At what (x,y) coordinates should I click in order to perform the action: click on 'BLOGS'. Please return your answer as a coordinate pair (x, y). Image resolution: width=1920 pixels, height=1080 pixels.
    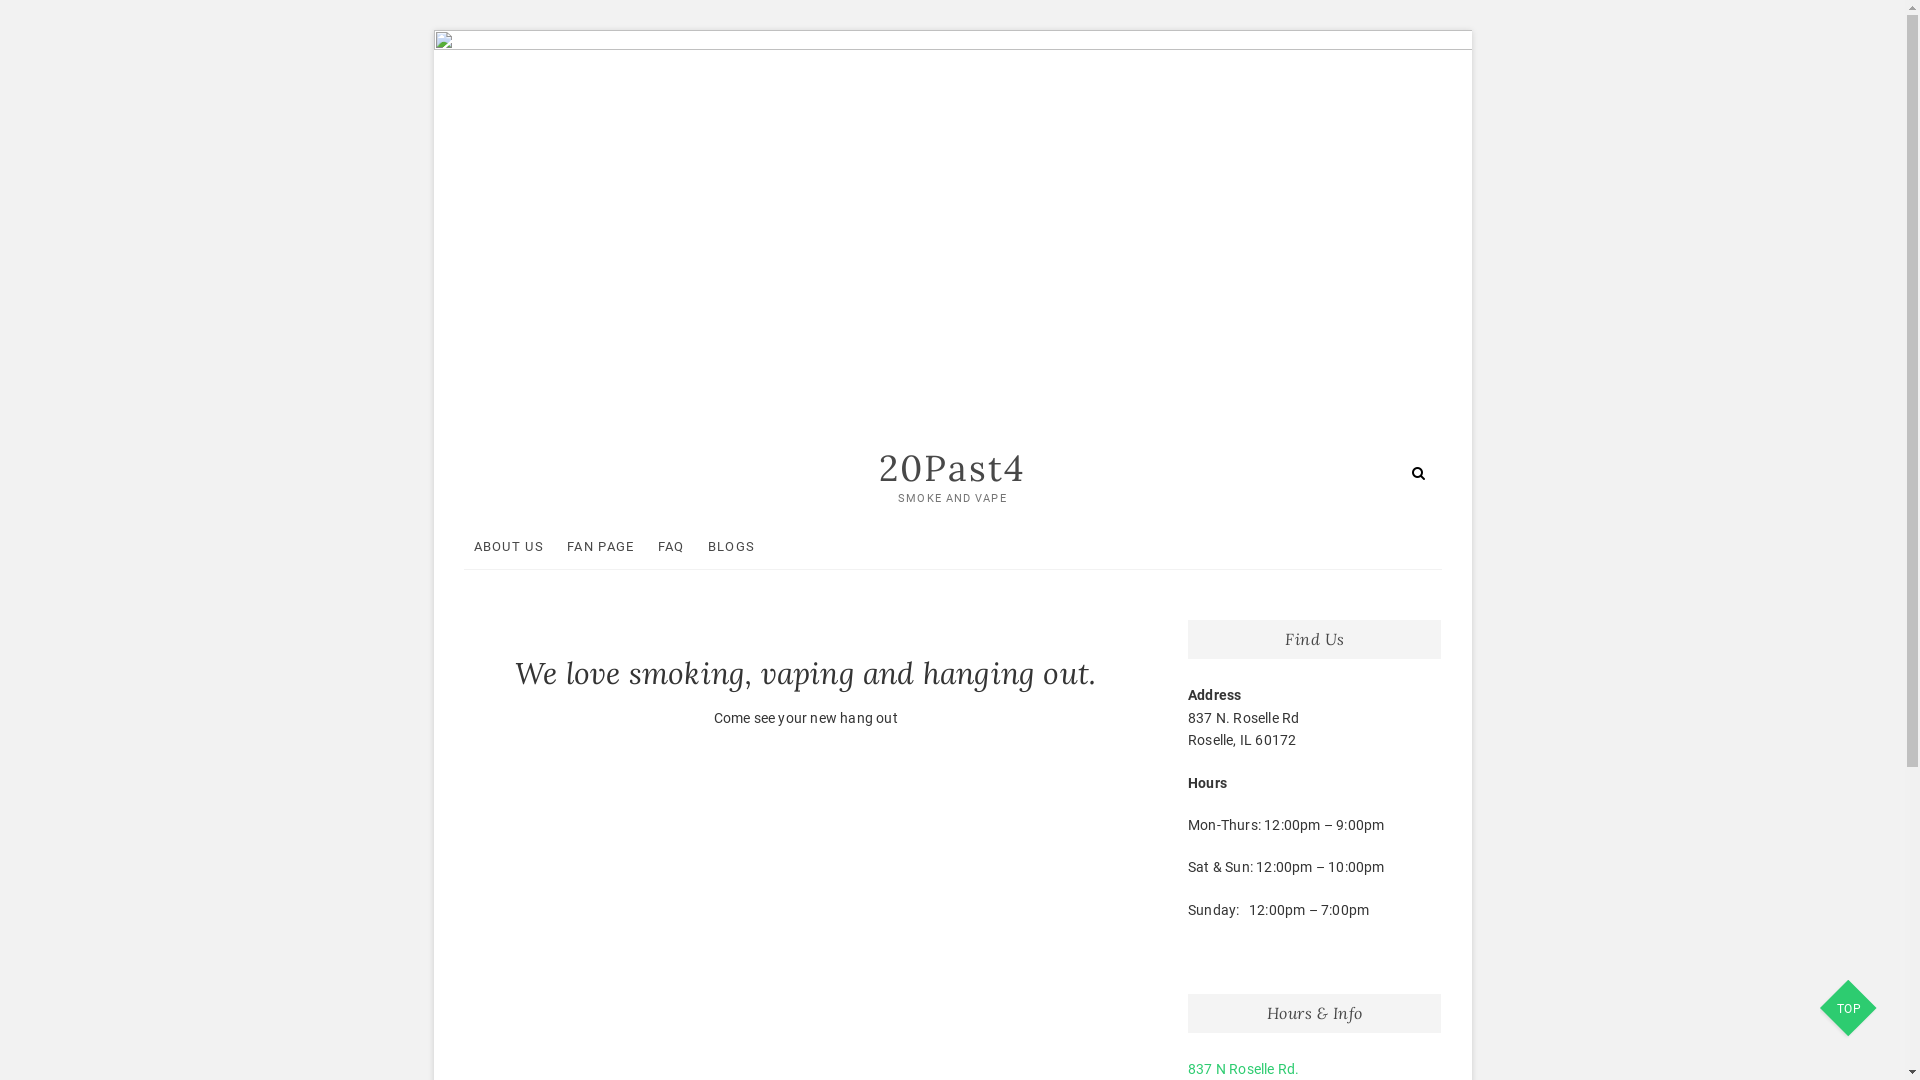
    Looking at the image, I should click on (697, 546).